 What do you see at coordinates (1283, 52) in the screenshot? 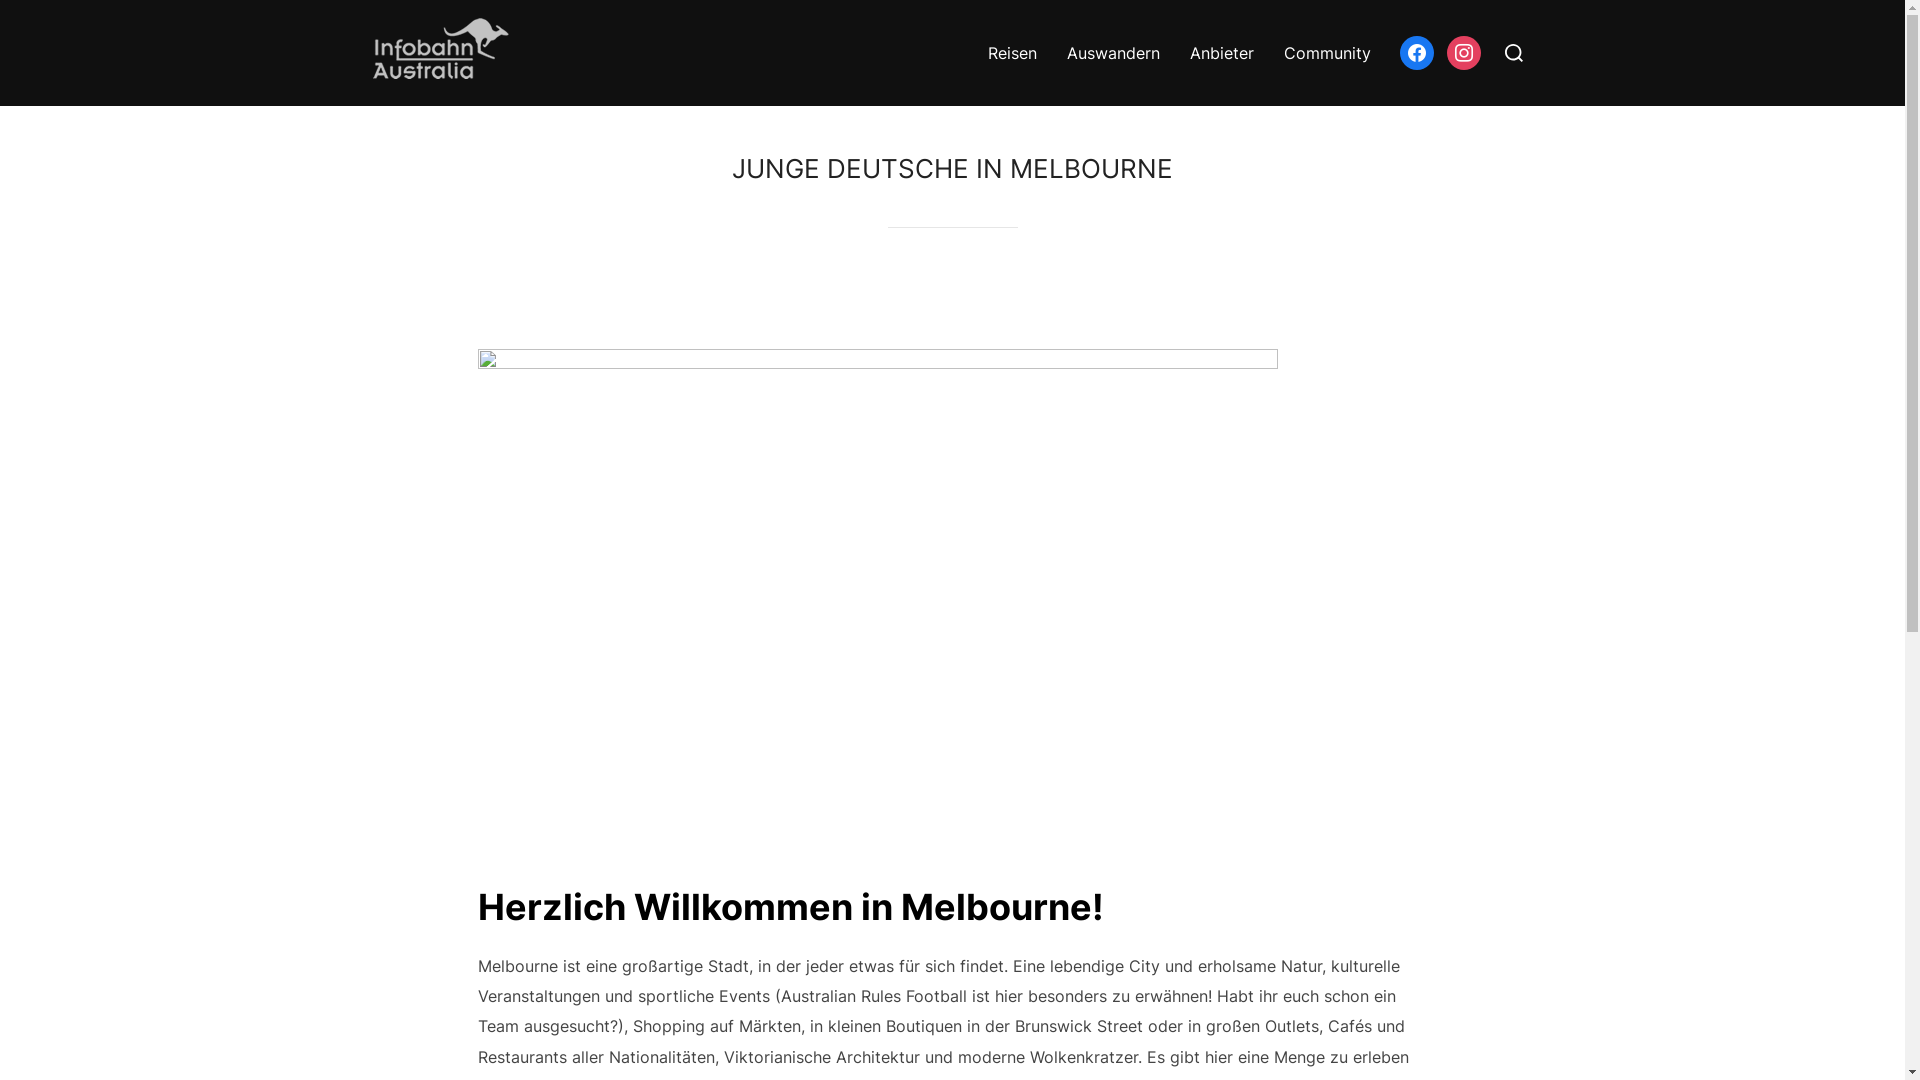
I see `'Community'` at bounding box center [1283, 52].